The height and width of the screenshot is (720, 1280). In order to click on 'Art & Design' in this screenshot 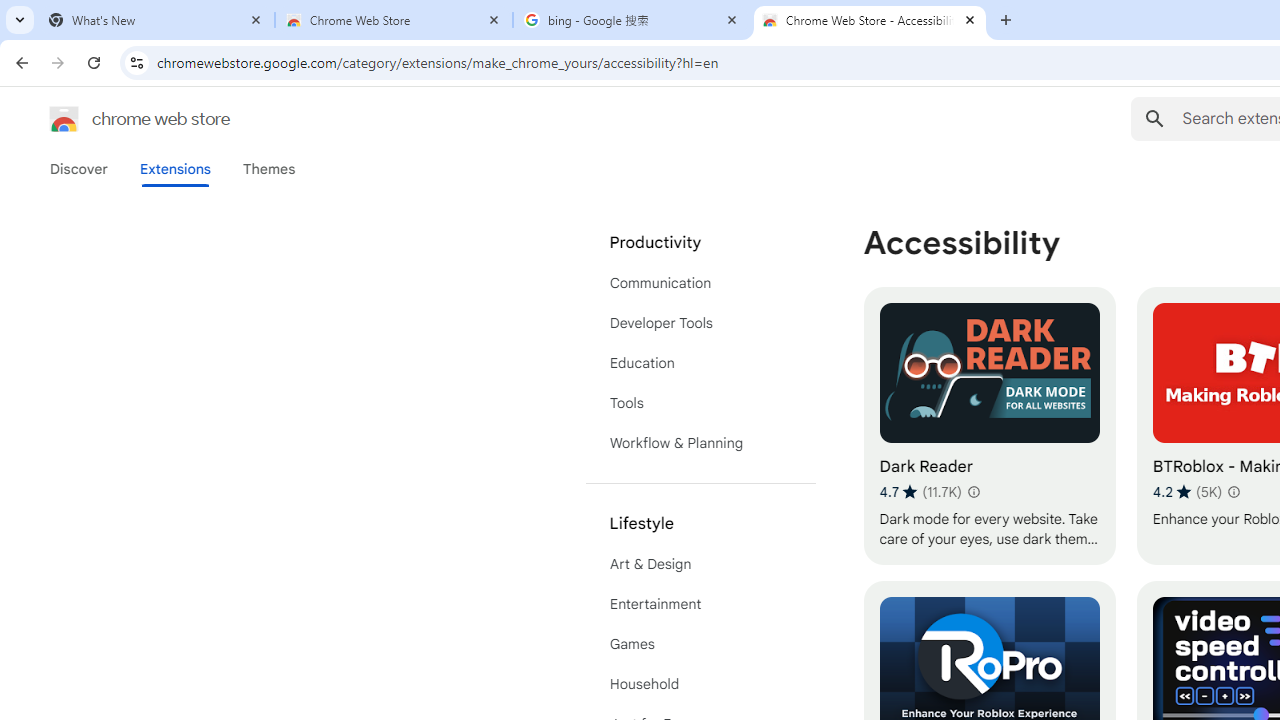, I will do `click(700, 564)`.